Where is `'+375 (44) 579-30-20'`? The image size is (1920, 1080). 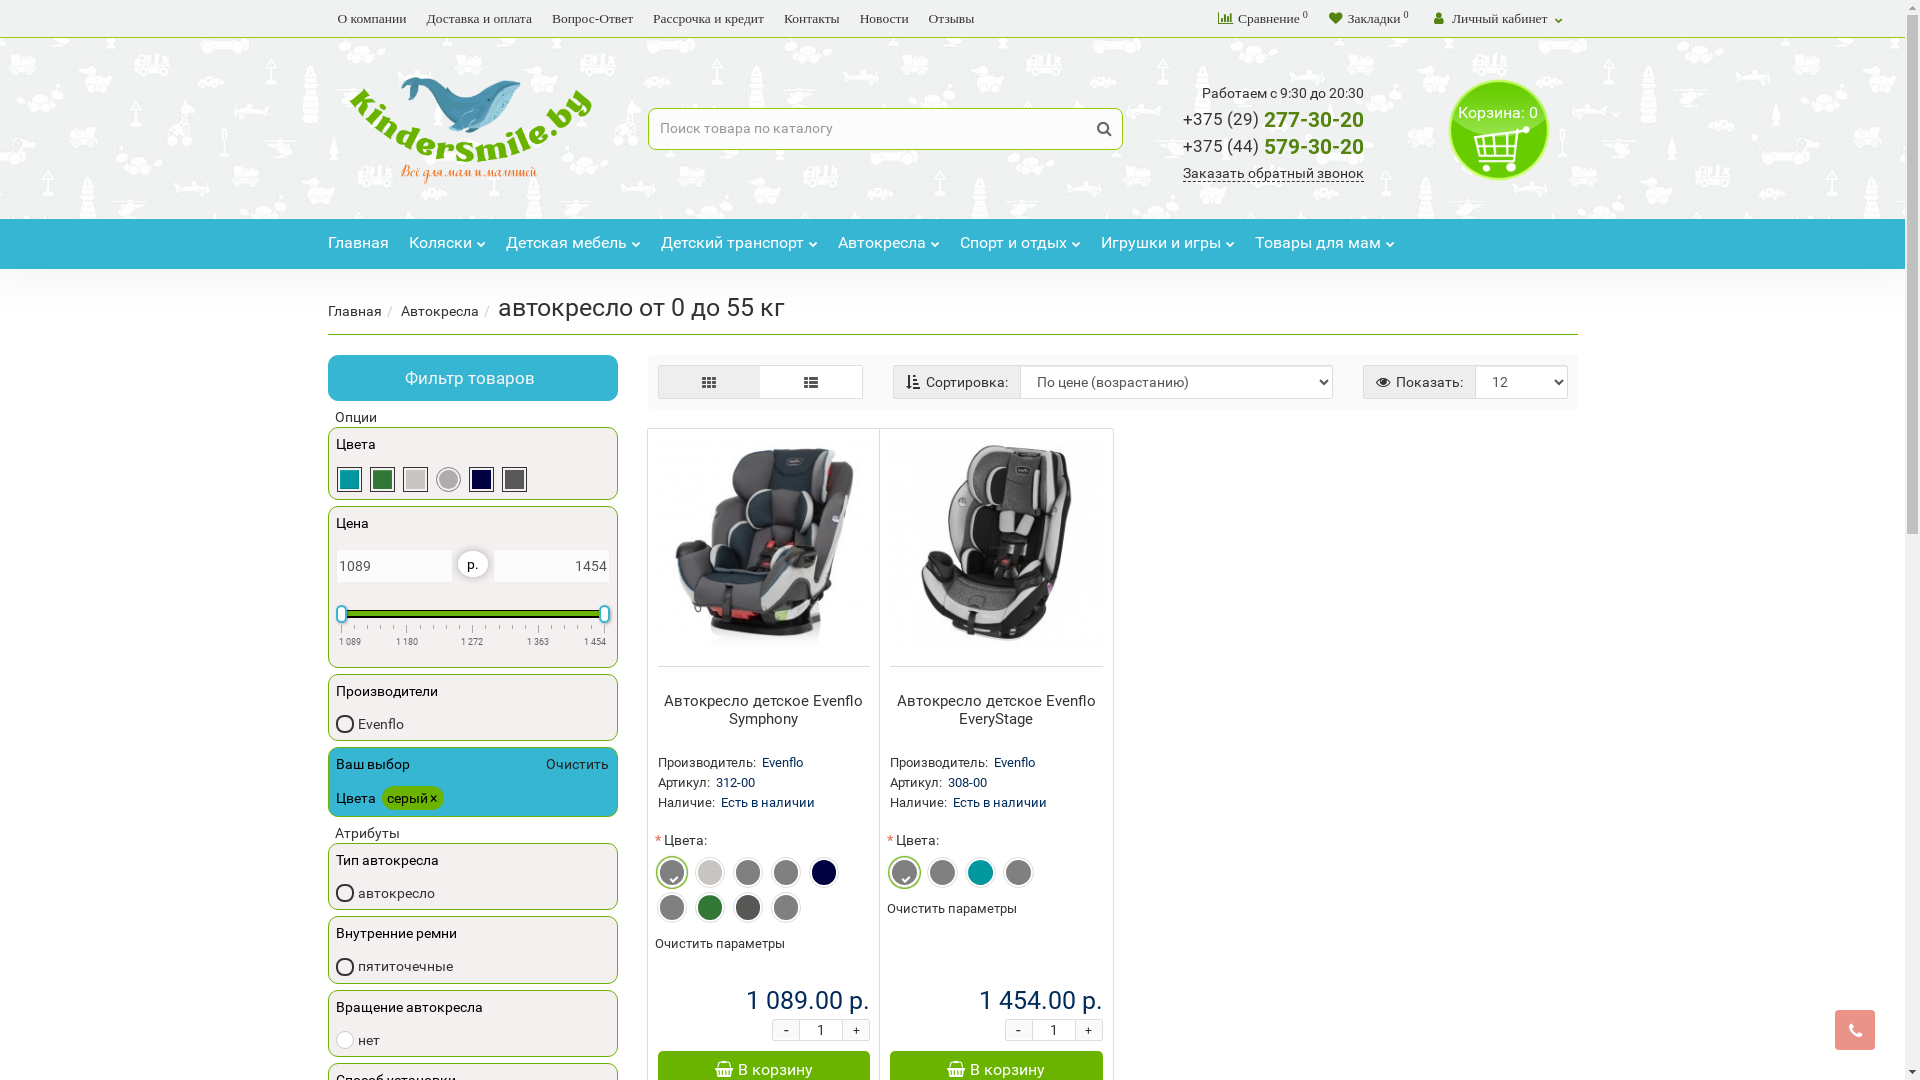 '+375 (44) 579-30-20' is located at coordinates (1272, 145).